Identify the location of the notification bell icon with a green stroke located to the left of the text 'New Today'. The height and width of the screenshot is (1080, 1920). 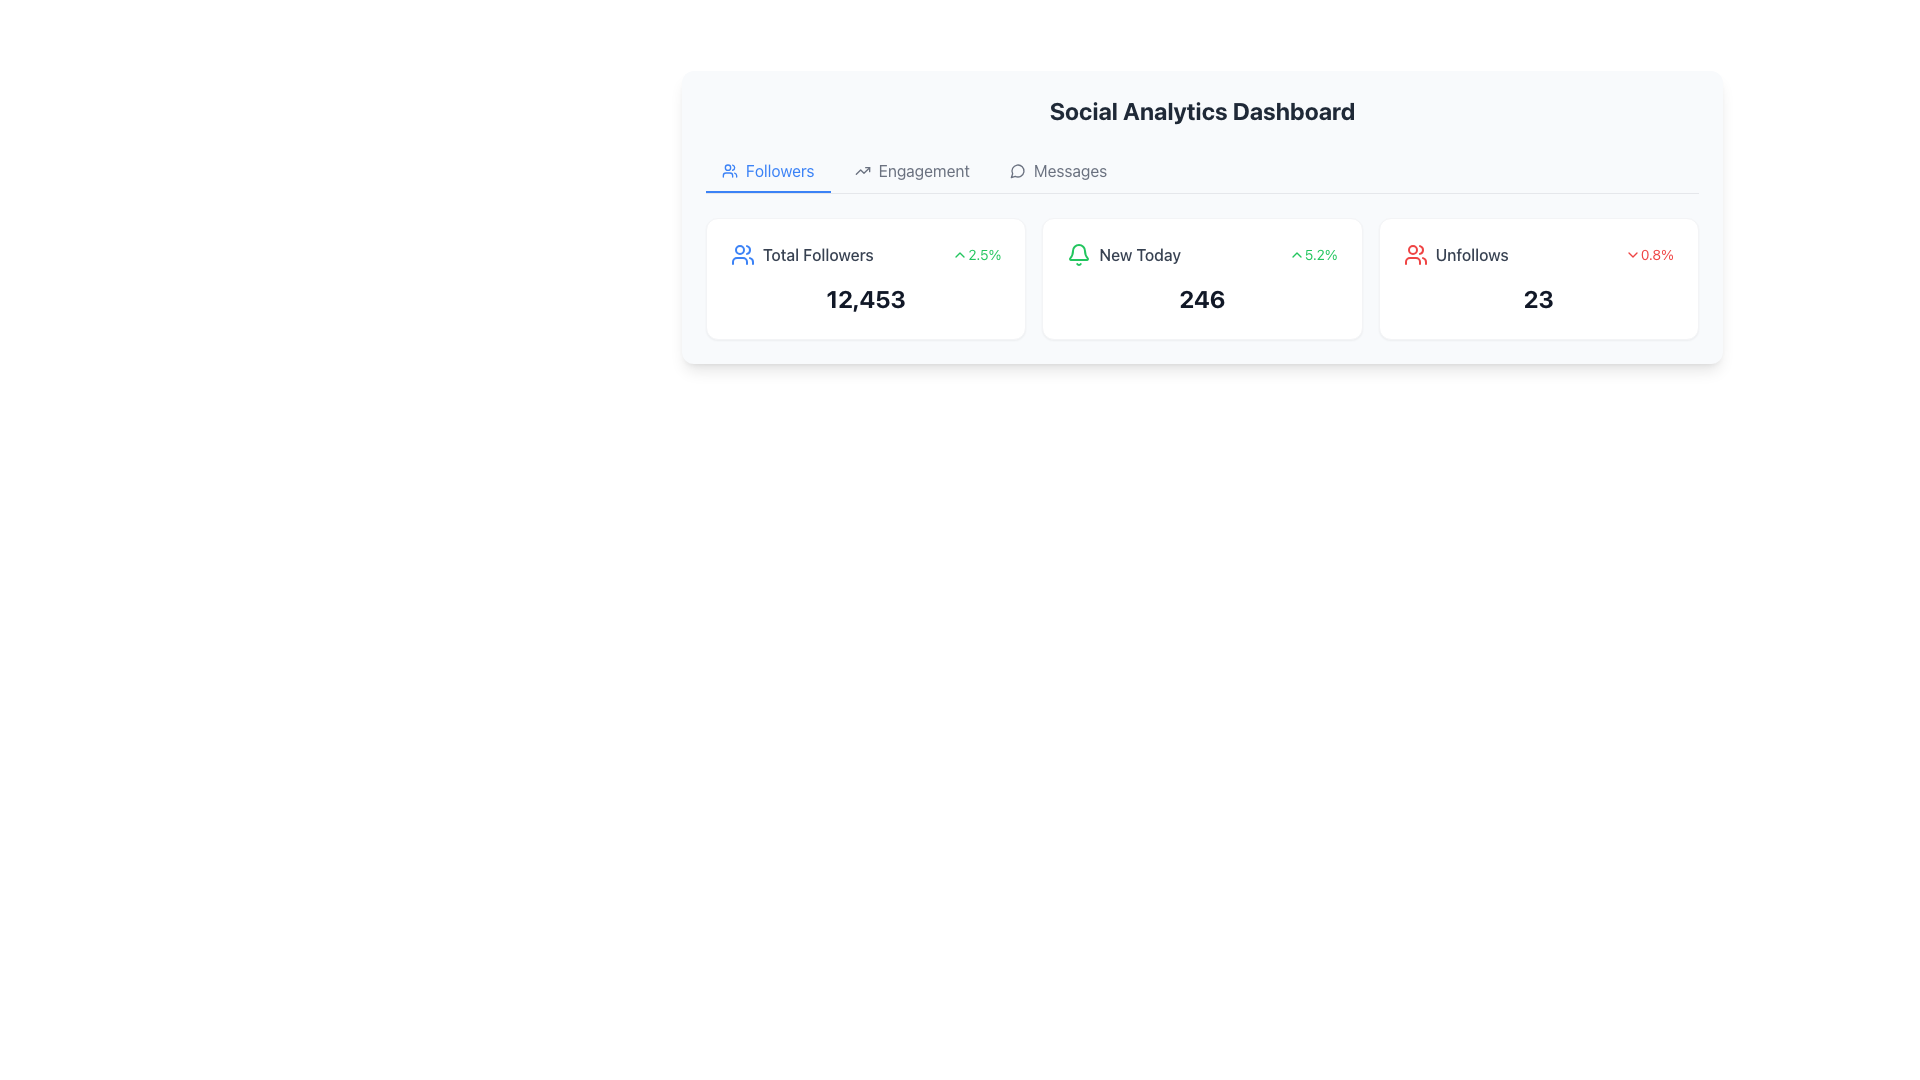
(1078, 253).